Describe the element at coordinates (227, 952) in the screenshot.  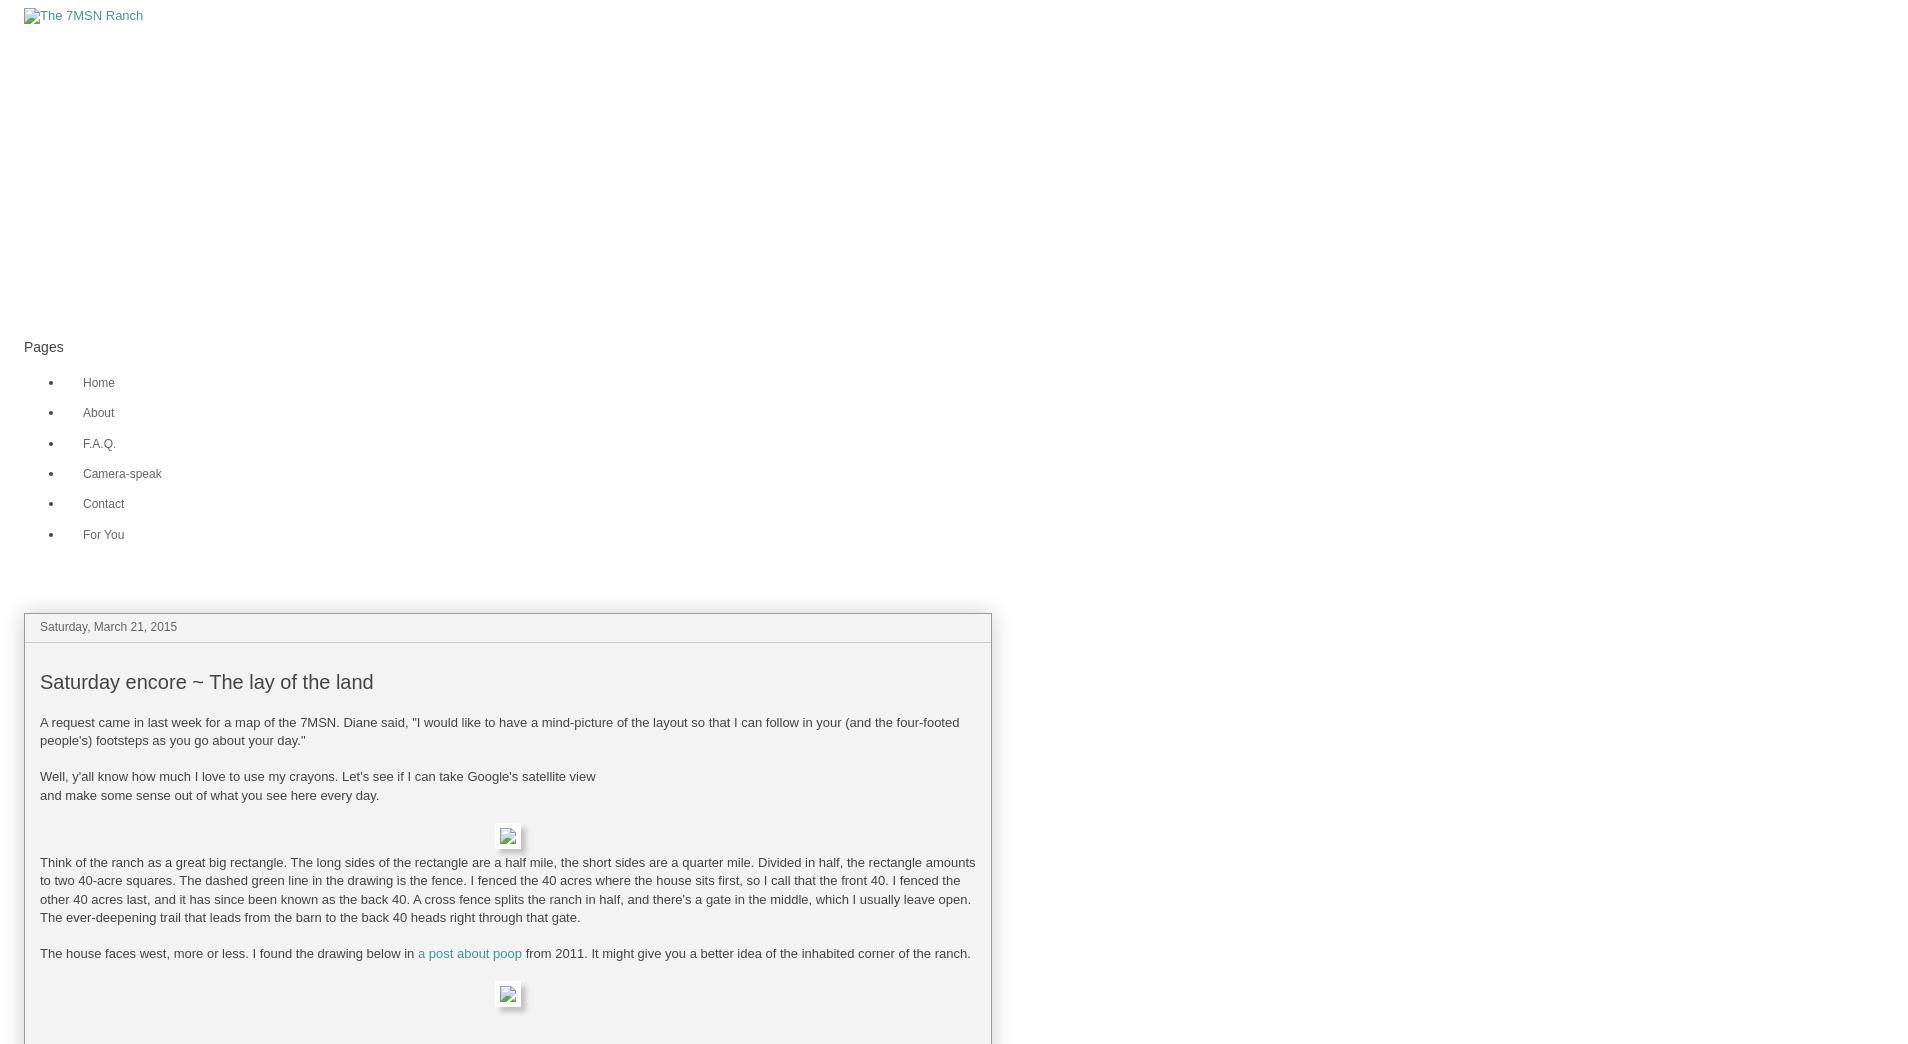
I see `'The house faces west, more or less. I found the drawing below in'` at that location.